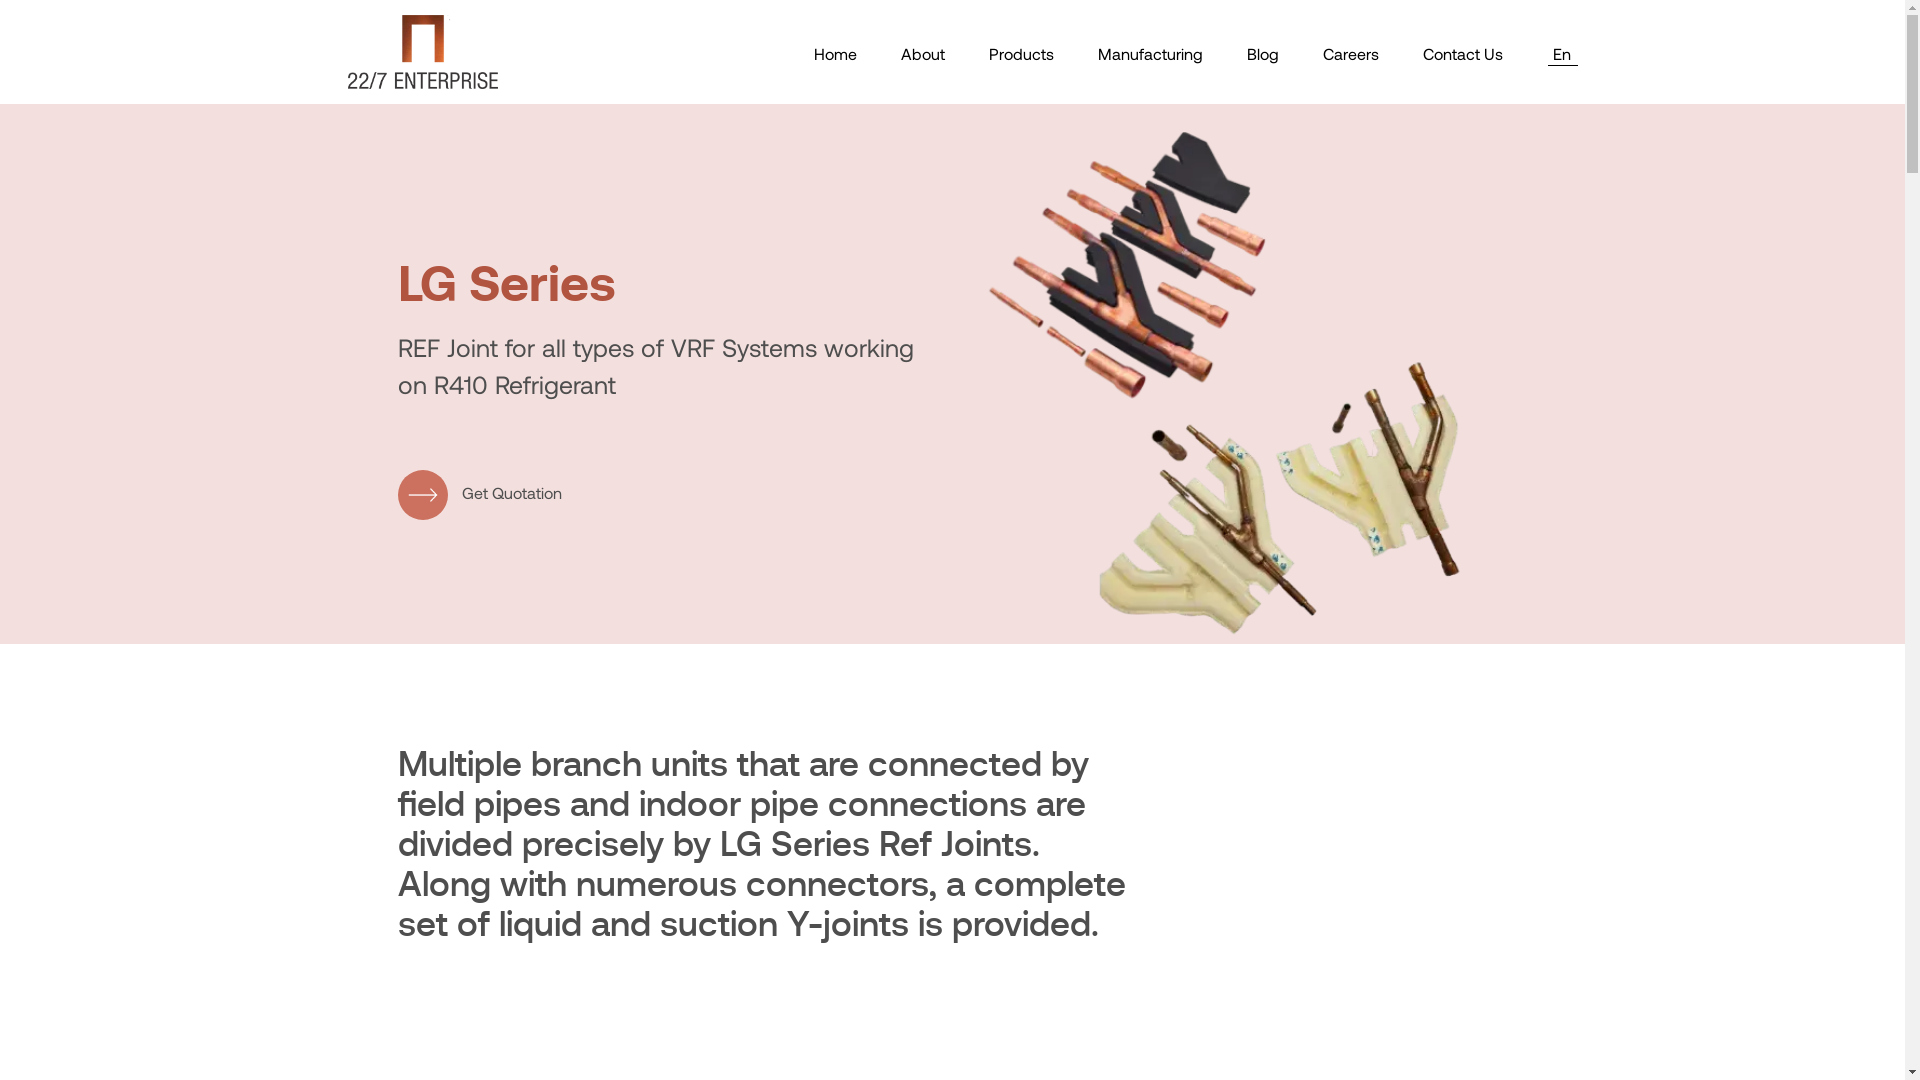  Describe the element at coordinates (1349, 52) in the screenshot. I see `'Careers'` at that location.